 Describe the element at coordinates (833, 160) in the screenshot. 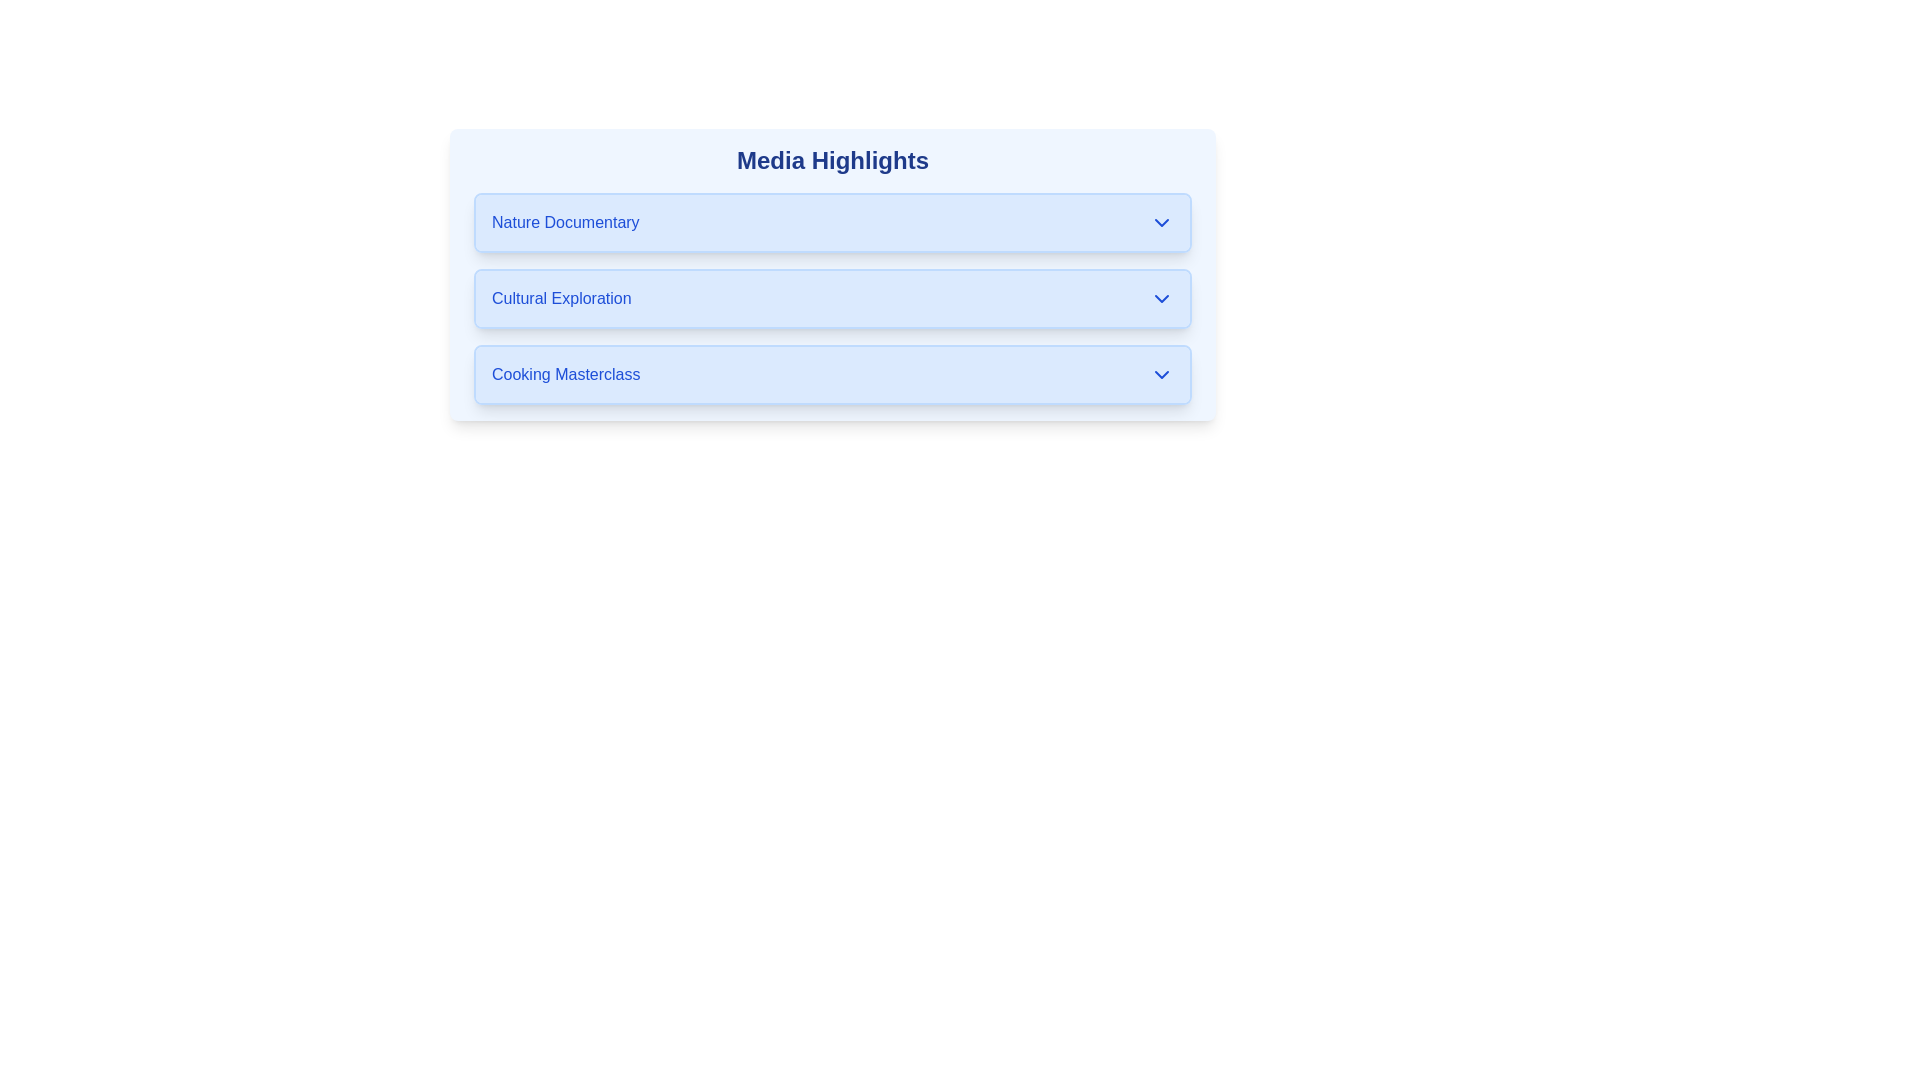

I see `text label 'Media Highlights' located at the top-center of the card with a light blue background` at that location.